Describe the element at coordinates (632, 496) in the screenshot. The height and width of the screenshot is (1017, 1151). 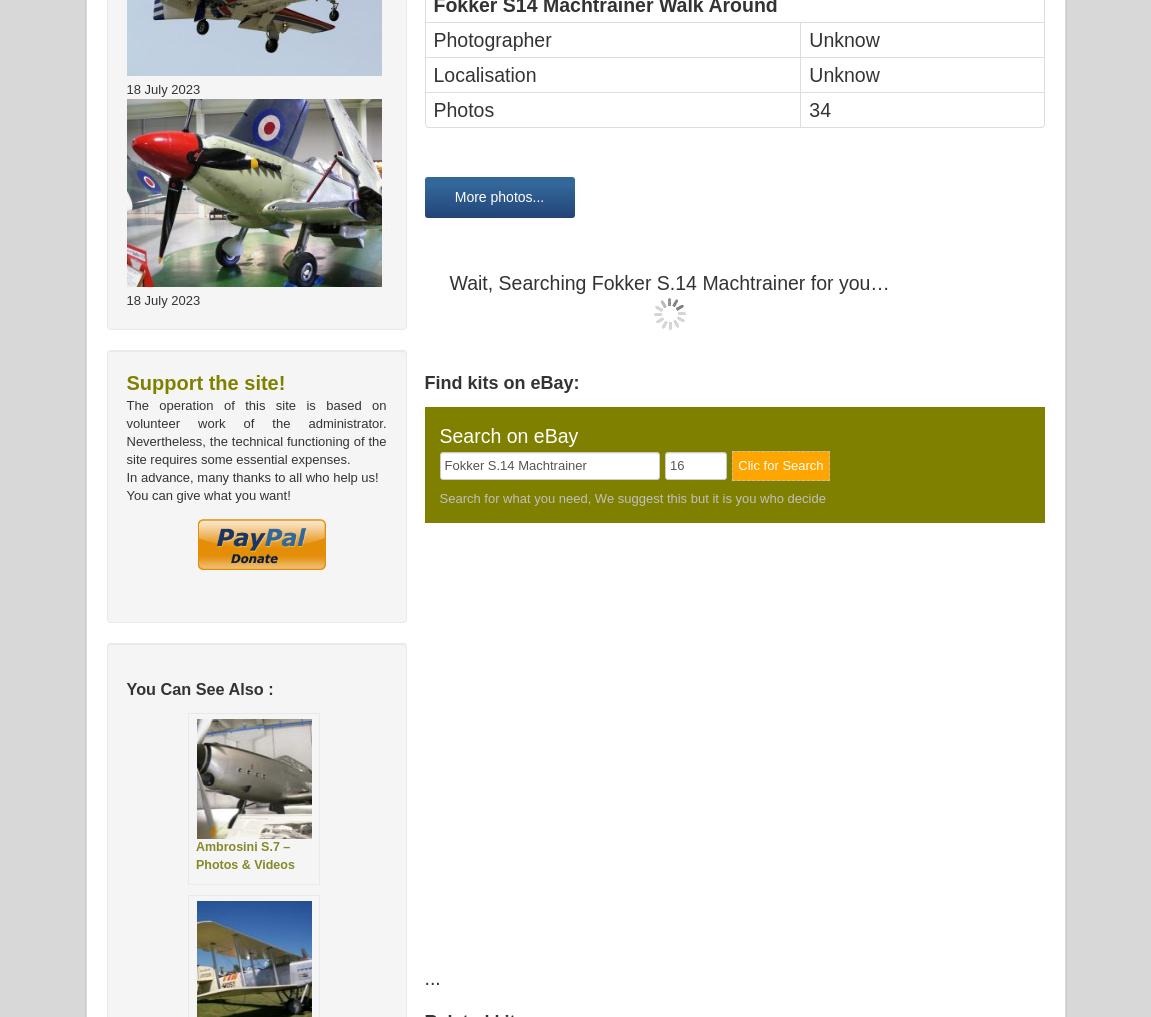
I see `'Search for what you need, We suggest this but it is you who decide'` at that location.